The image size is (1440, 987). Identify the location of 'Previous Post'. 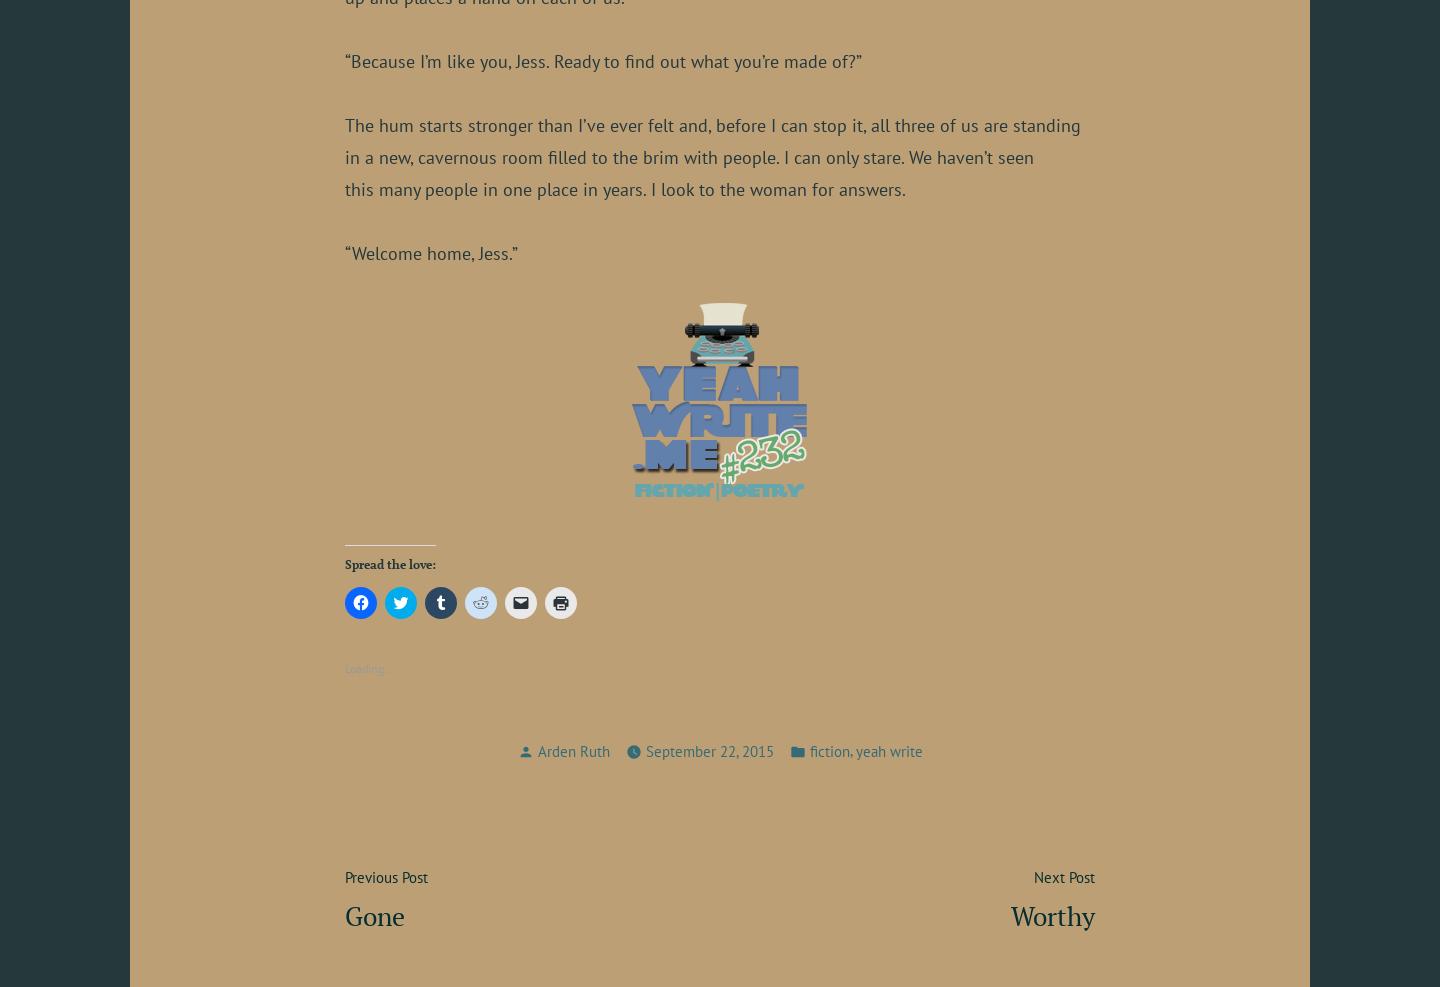
(385, 876).